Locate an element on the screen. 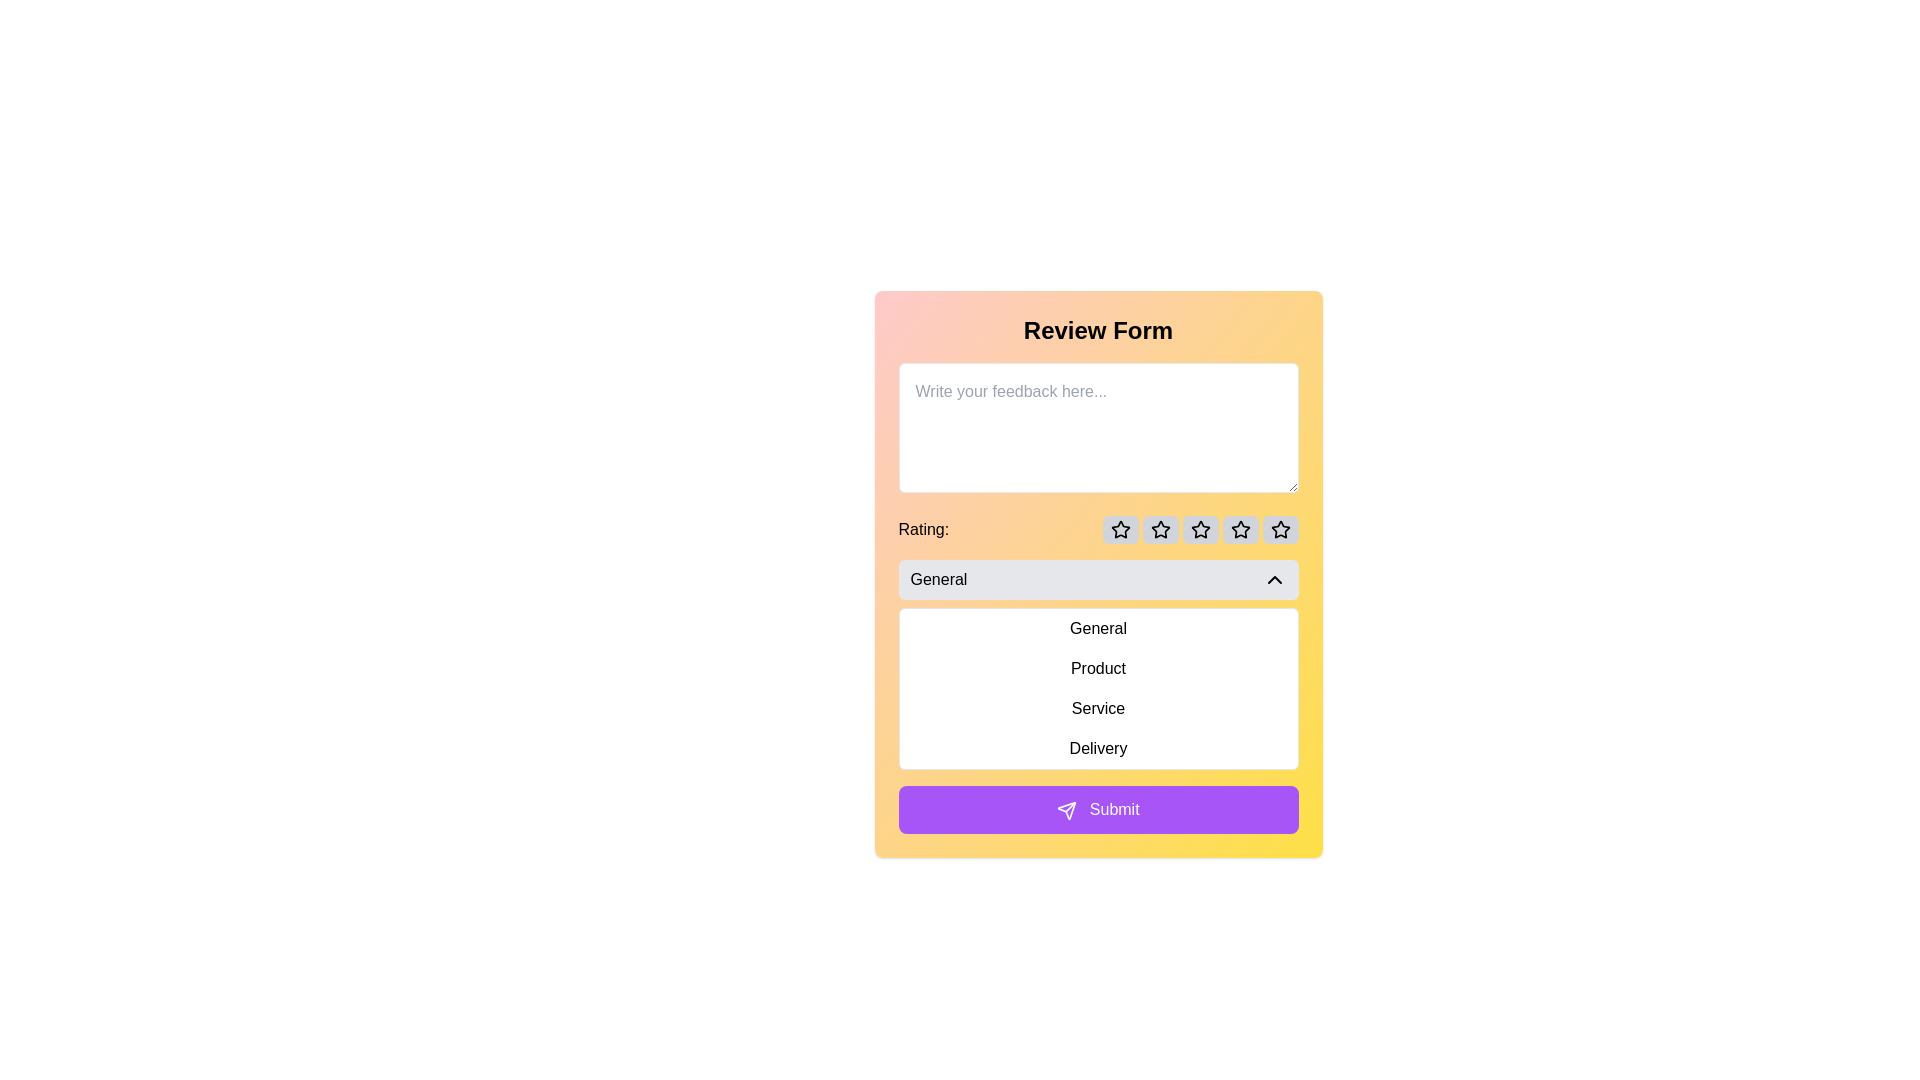  the fourth item in the dropdown menu labeled 'Delivery' to make a selection is located at coordinates (1097, 748).